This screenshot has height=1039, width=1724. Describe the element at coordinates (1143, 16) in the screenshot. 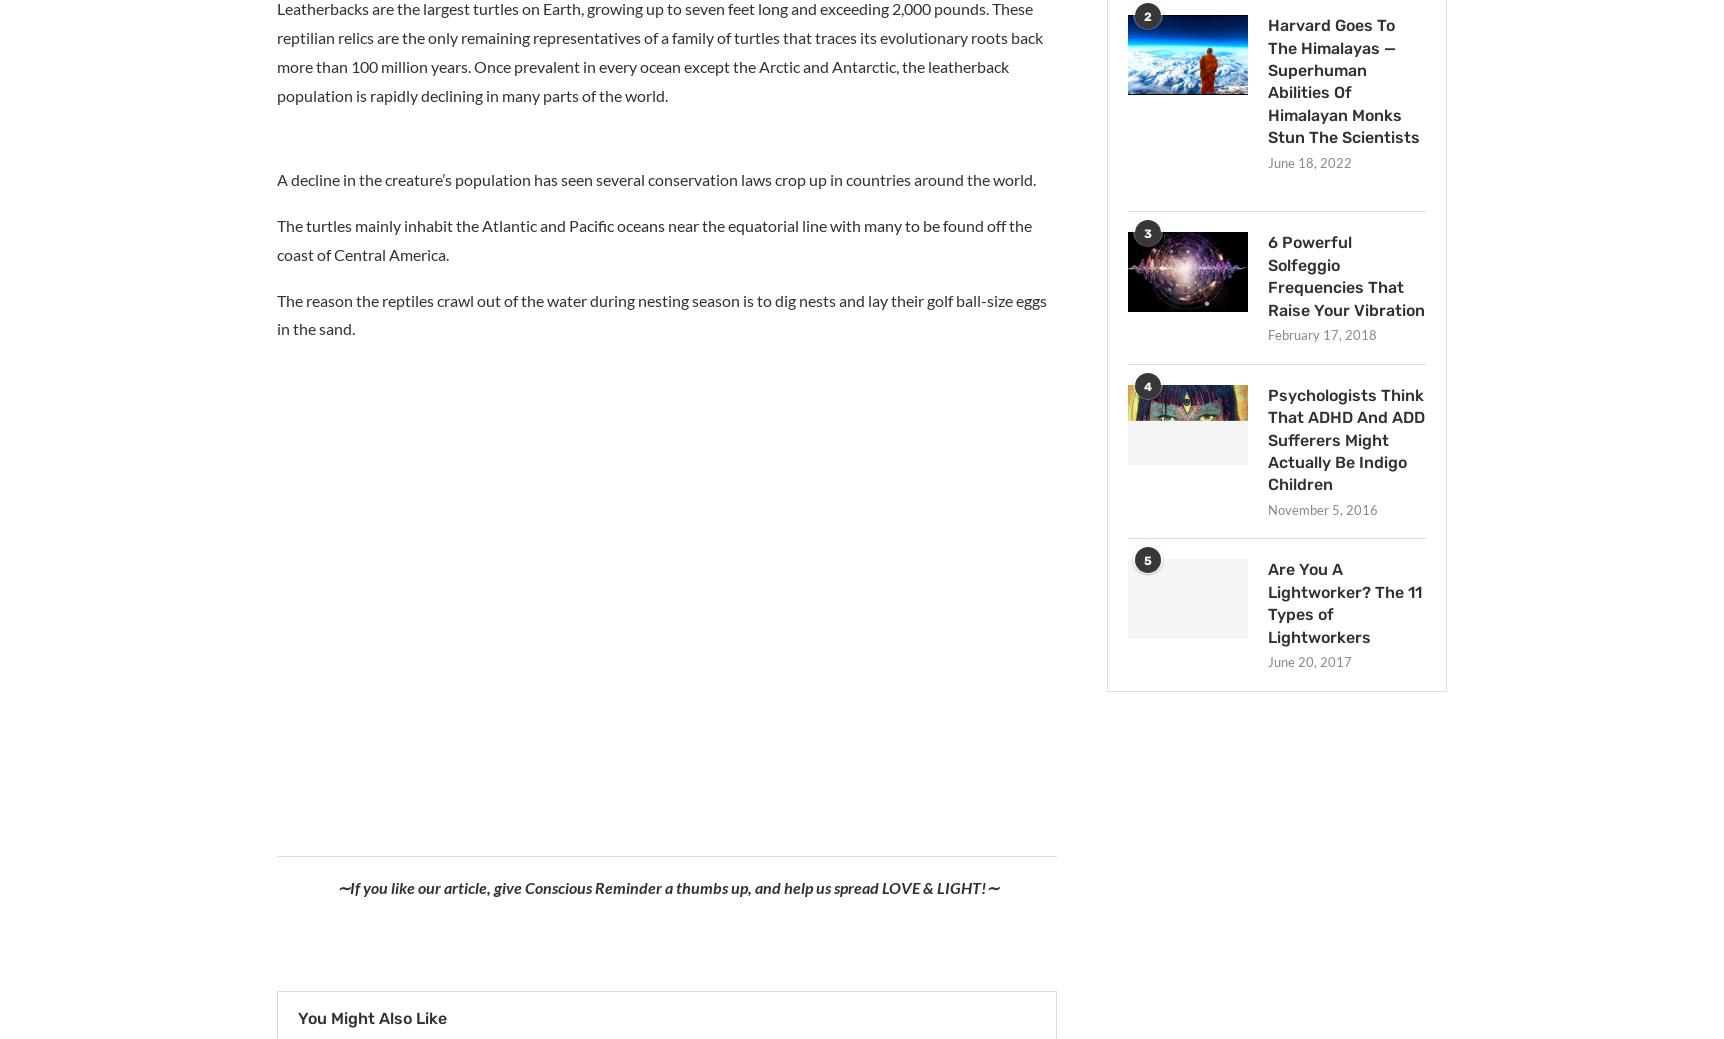

I see `'2'` at that location.